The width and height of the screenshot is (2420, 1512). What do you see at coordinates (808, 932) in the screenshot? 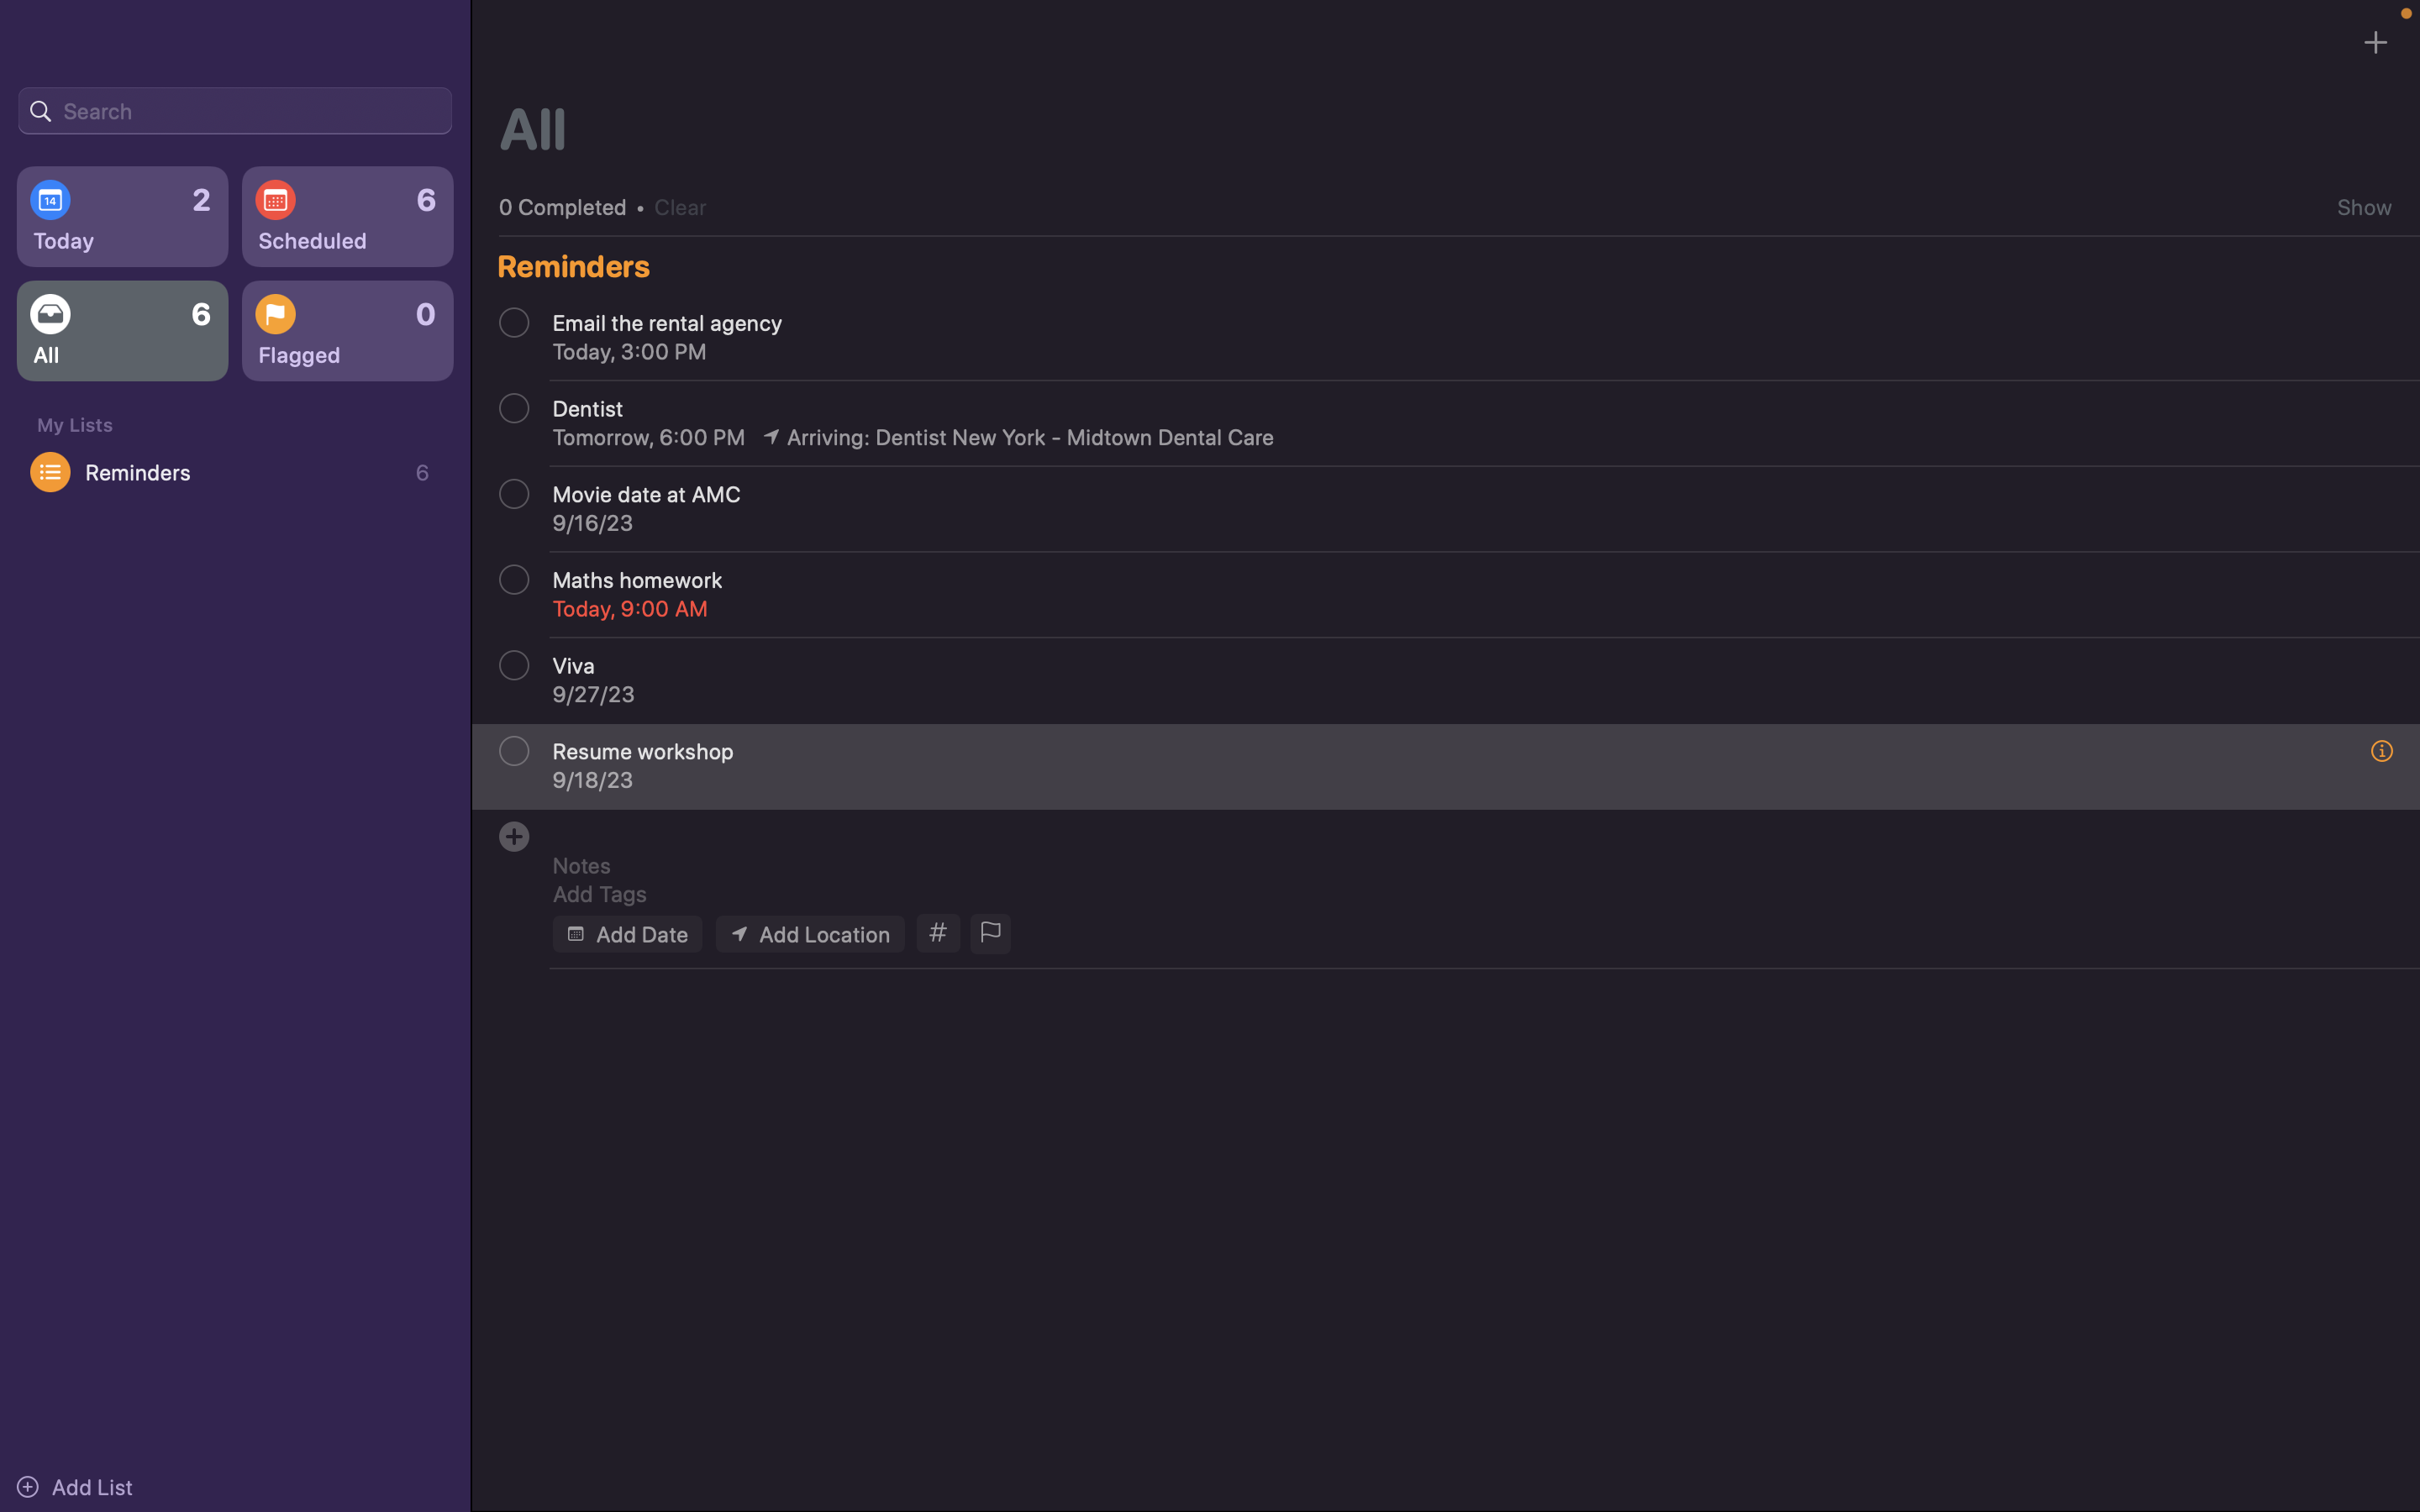
I see `Add location of the event as "123 Woodlane street"` at bounding box center [808, 932].